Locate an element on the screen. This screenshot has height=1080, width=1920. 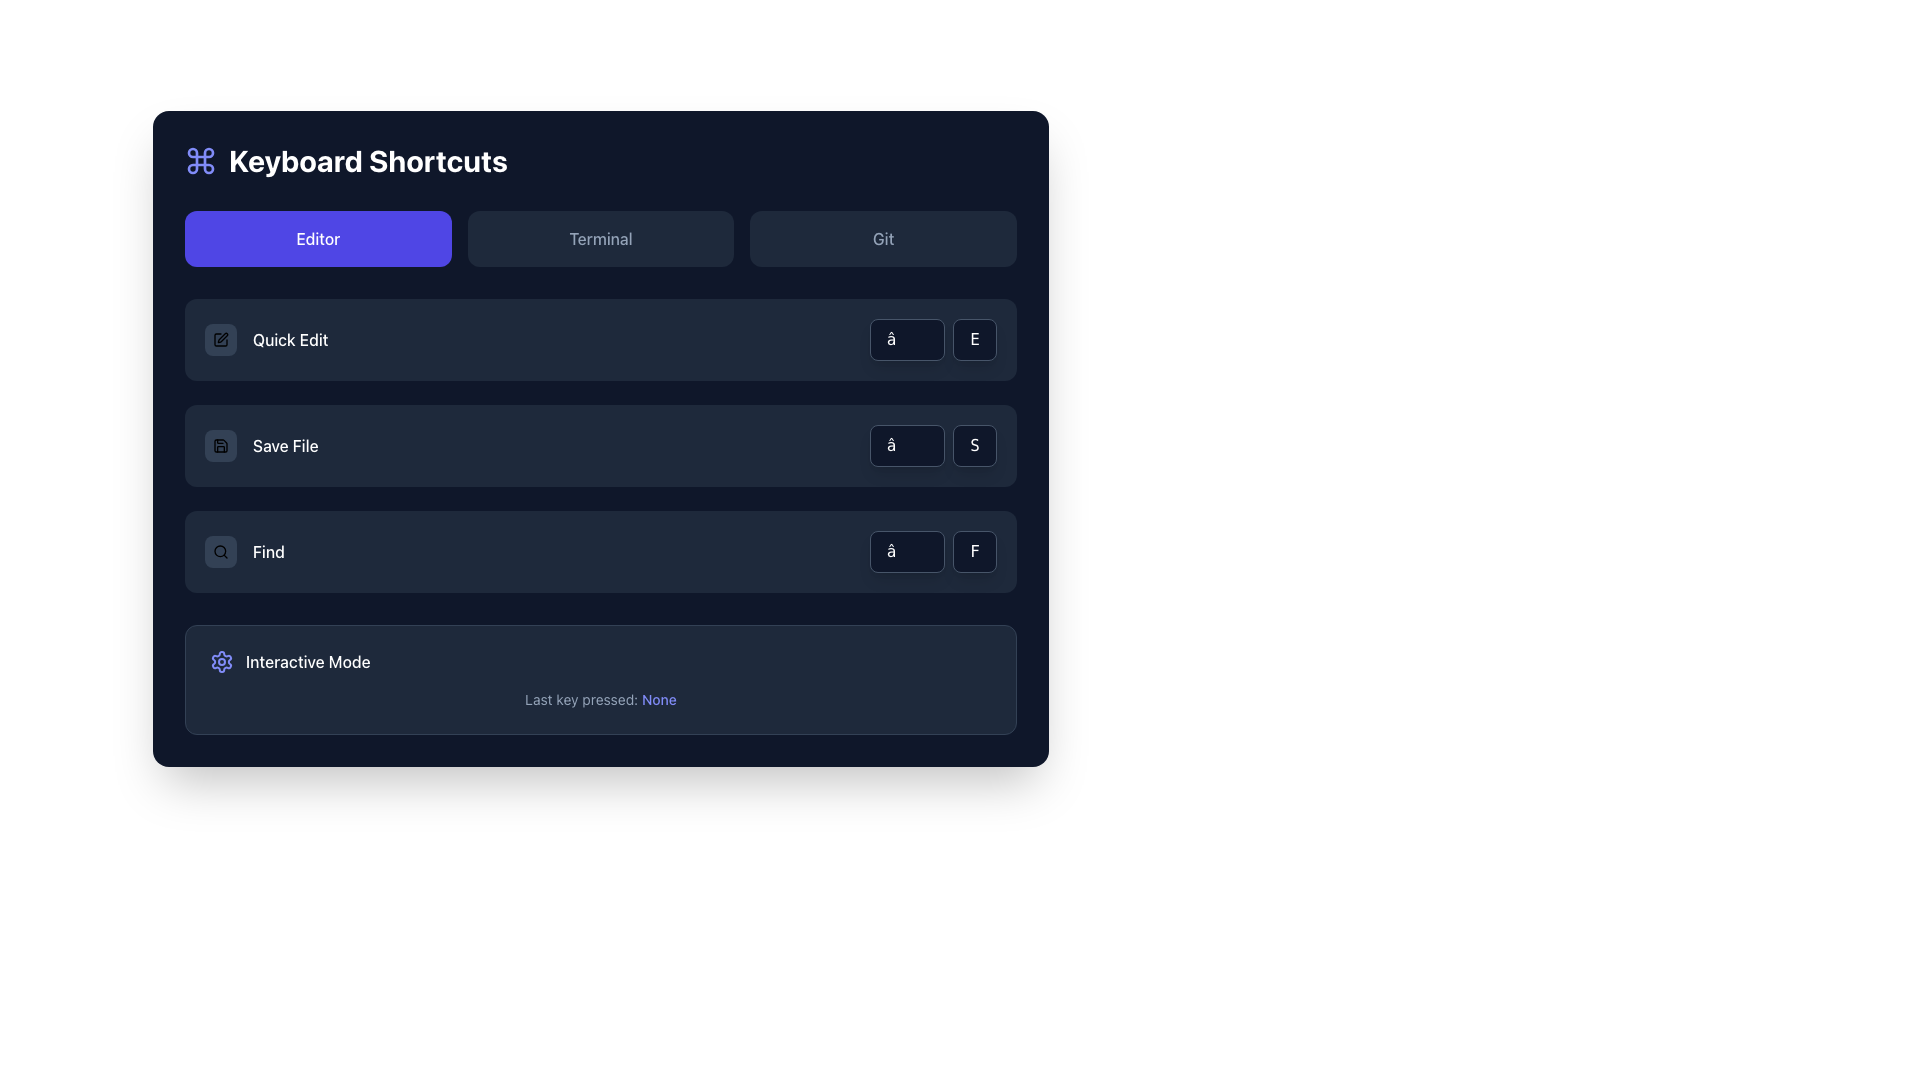
the 'Save File' button-like shortcut item, which is the second item in the vertical list of shortcuts under the 'Keyboard Shortcuts' heading is located at coordinates (260, 445).